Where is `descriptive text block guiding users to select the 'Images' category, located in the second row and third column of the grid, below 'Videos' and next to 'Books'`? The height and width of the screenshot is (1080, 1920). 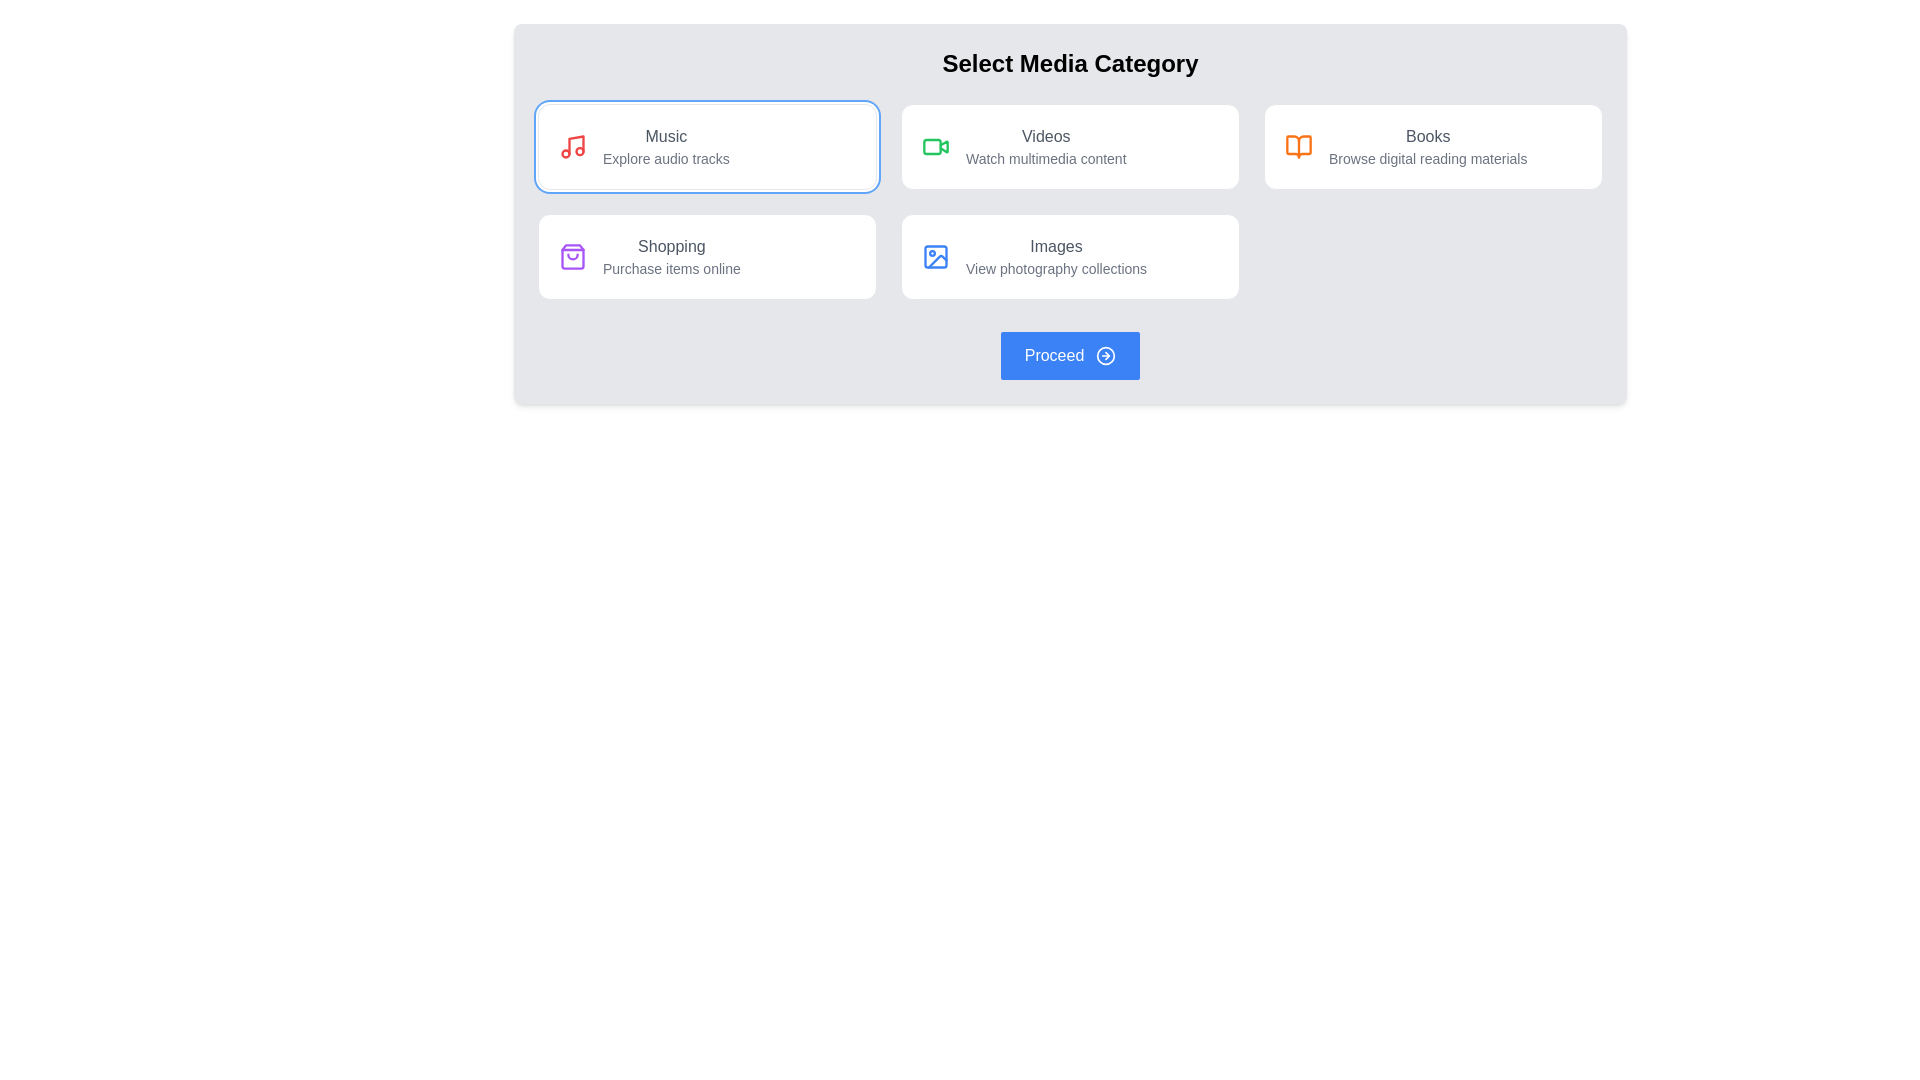
descriptive text block guiding users to select the 'Images' category, located in the second row and third column of the grid, below 'Videos' and next to 'Books' is located at coordinates (1055, 256).